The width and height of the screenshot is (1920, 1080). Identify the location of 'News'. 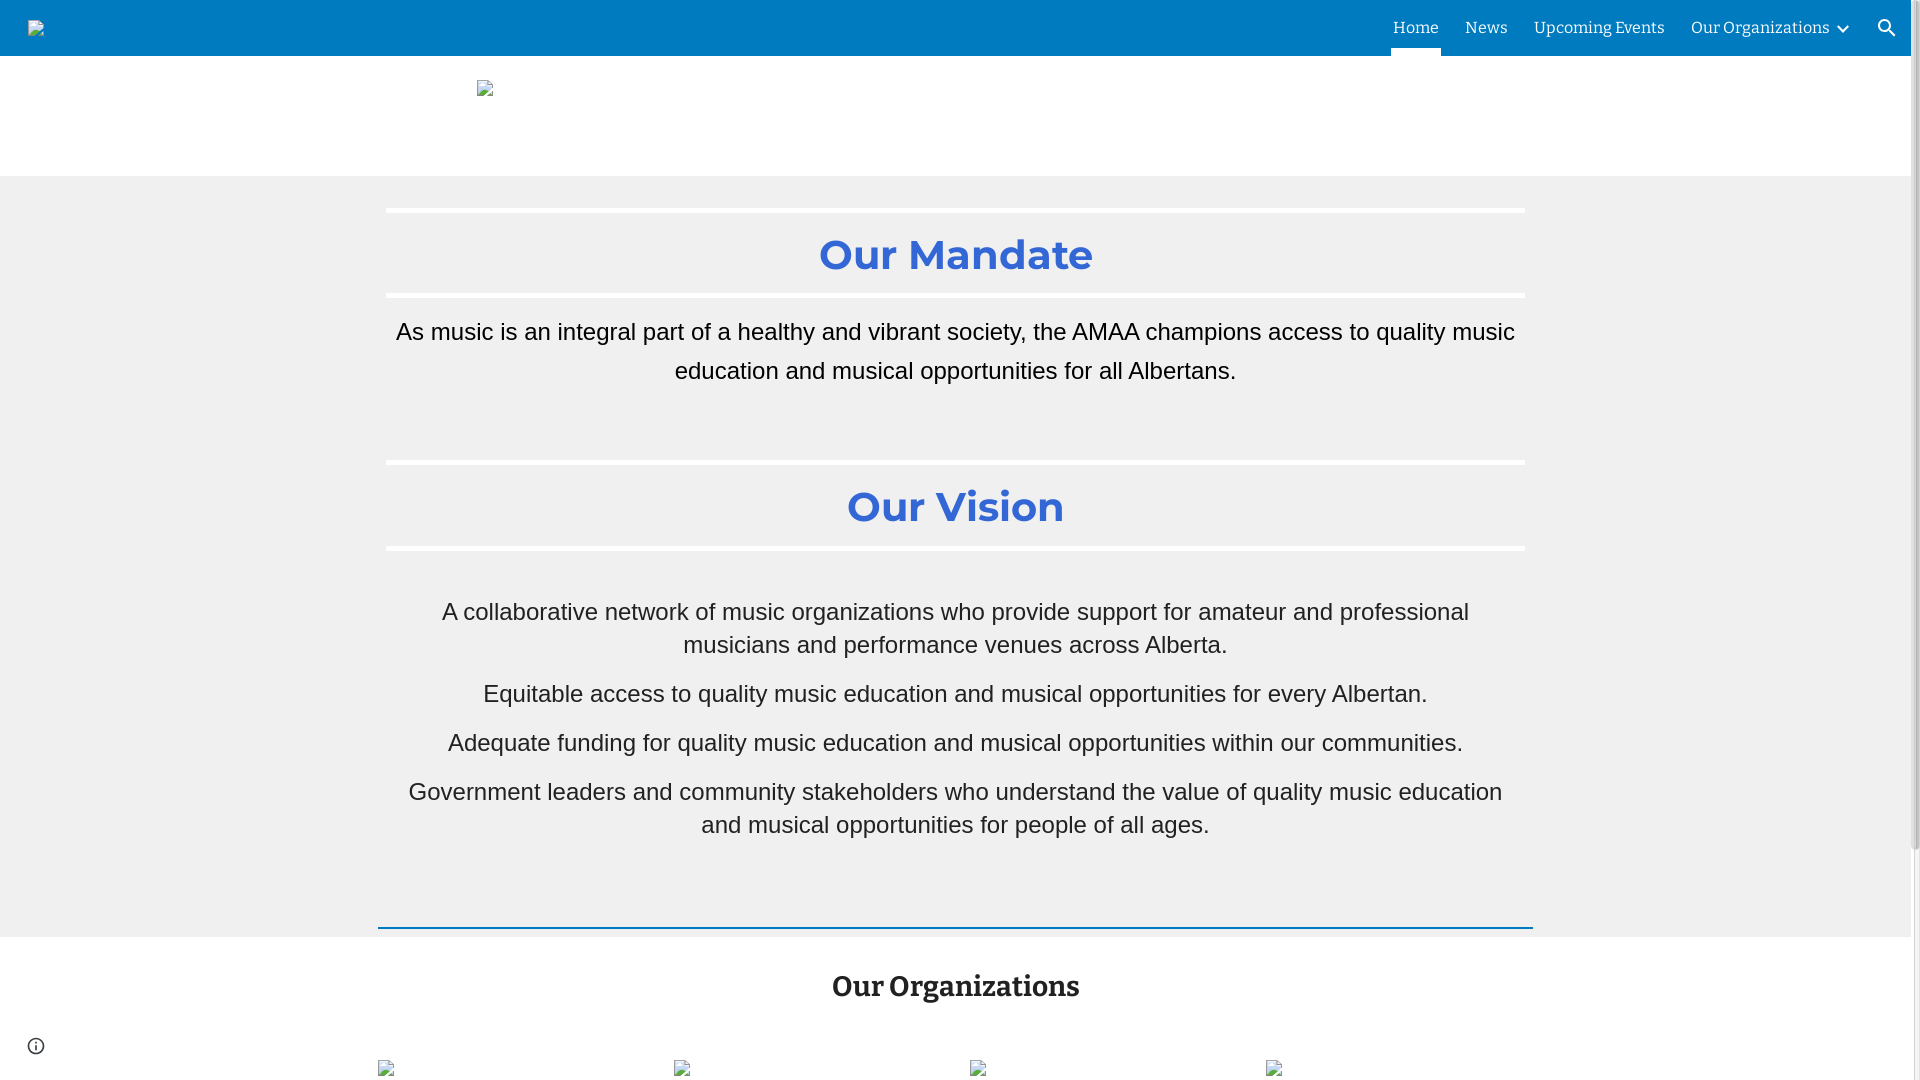
(1464, 27).